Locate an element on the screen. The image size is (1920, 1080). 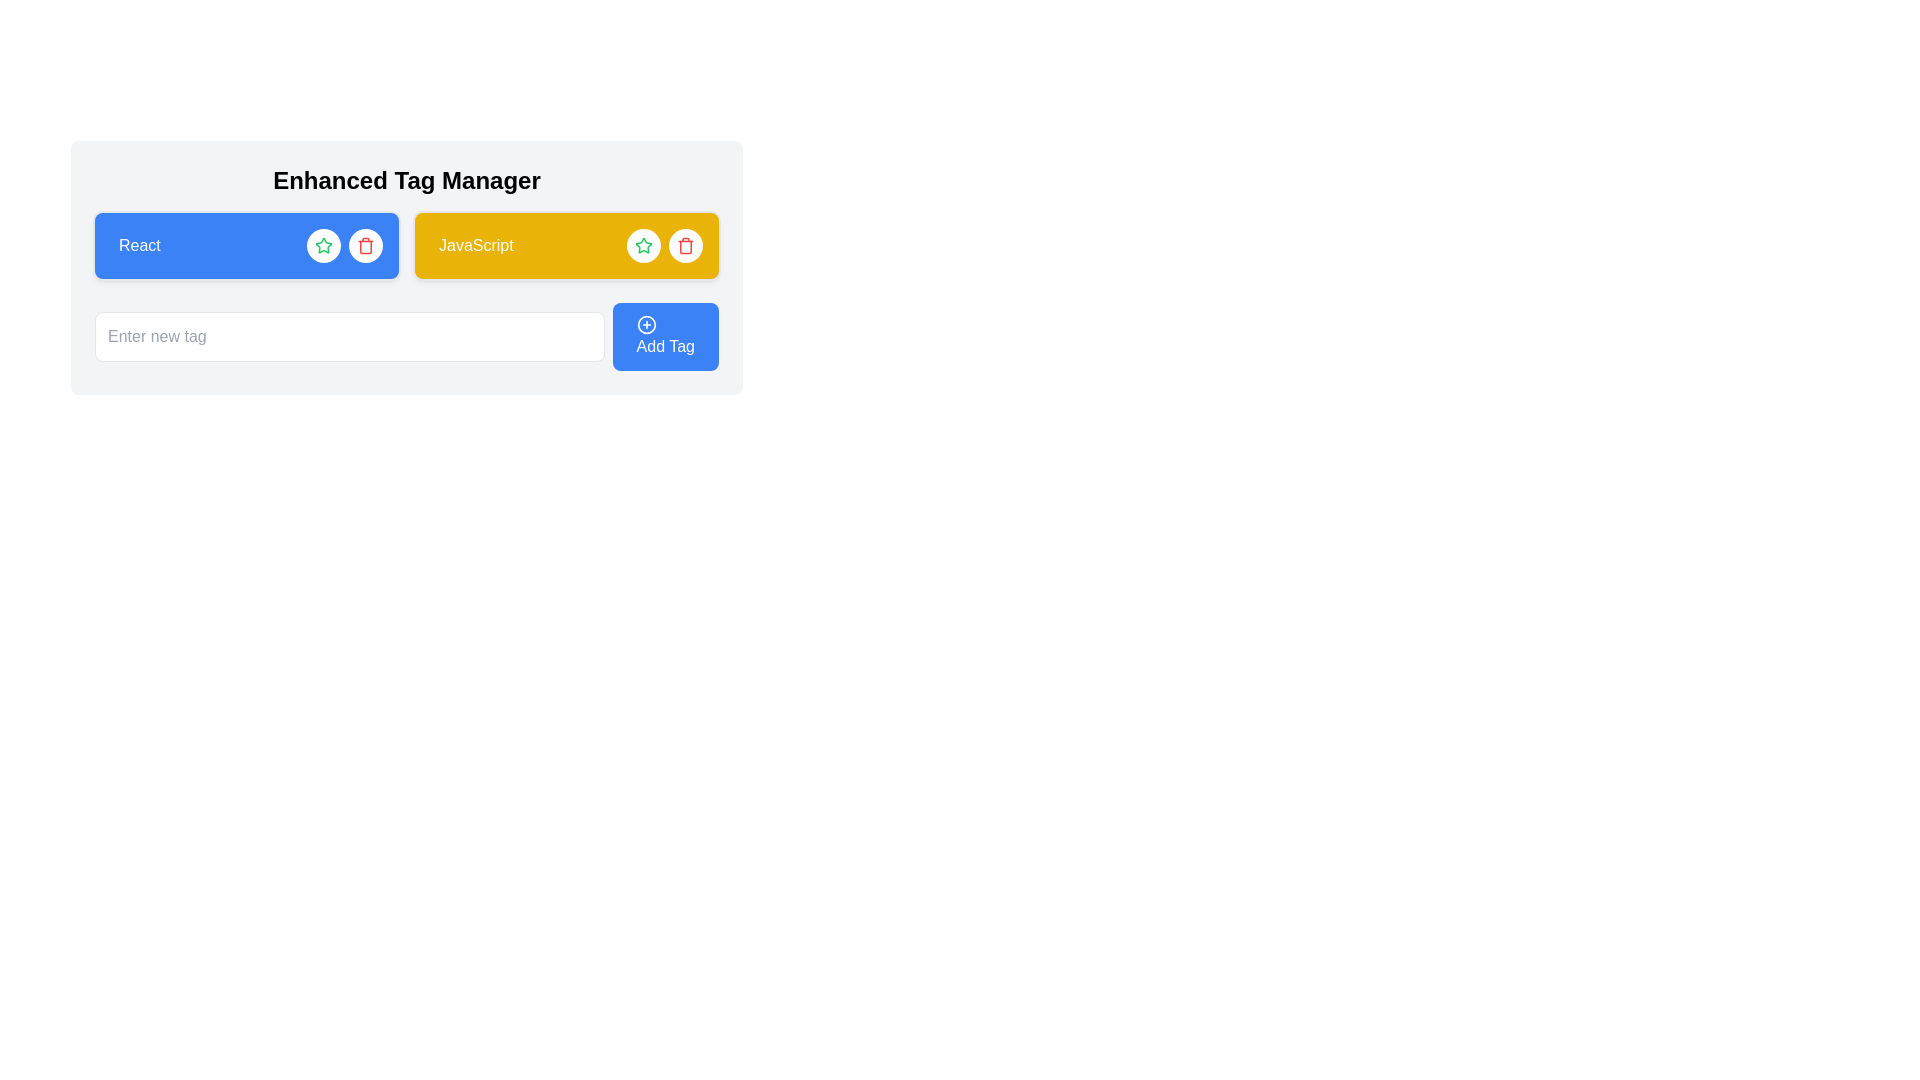
the green star icon with a hollow center located inside the circular white button on the left side of the 'React' tag block is located at coordinates (643, 245).